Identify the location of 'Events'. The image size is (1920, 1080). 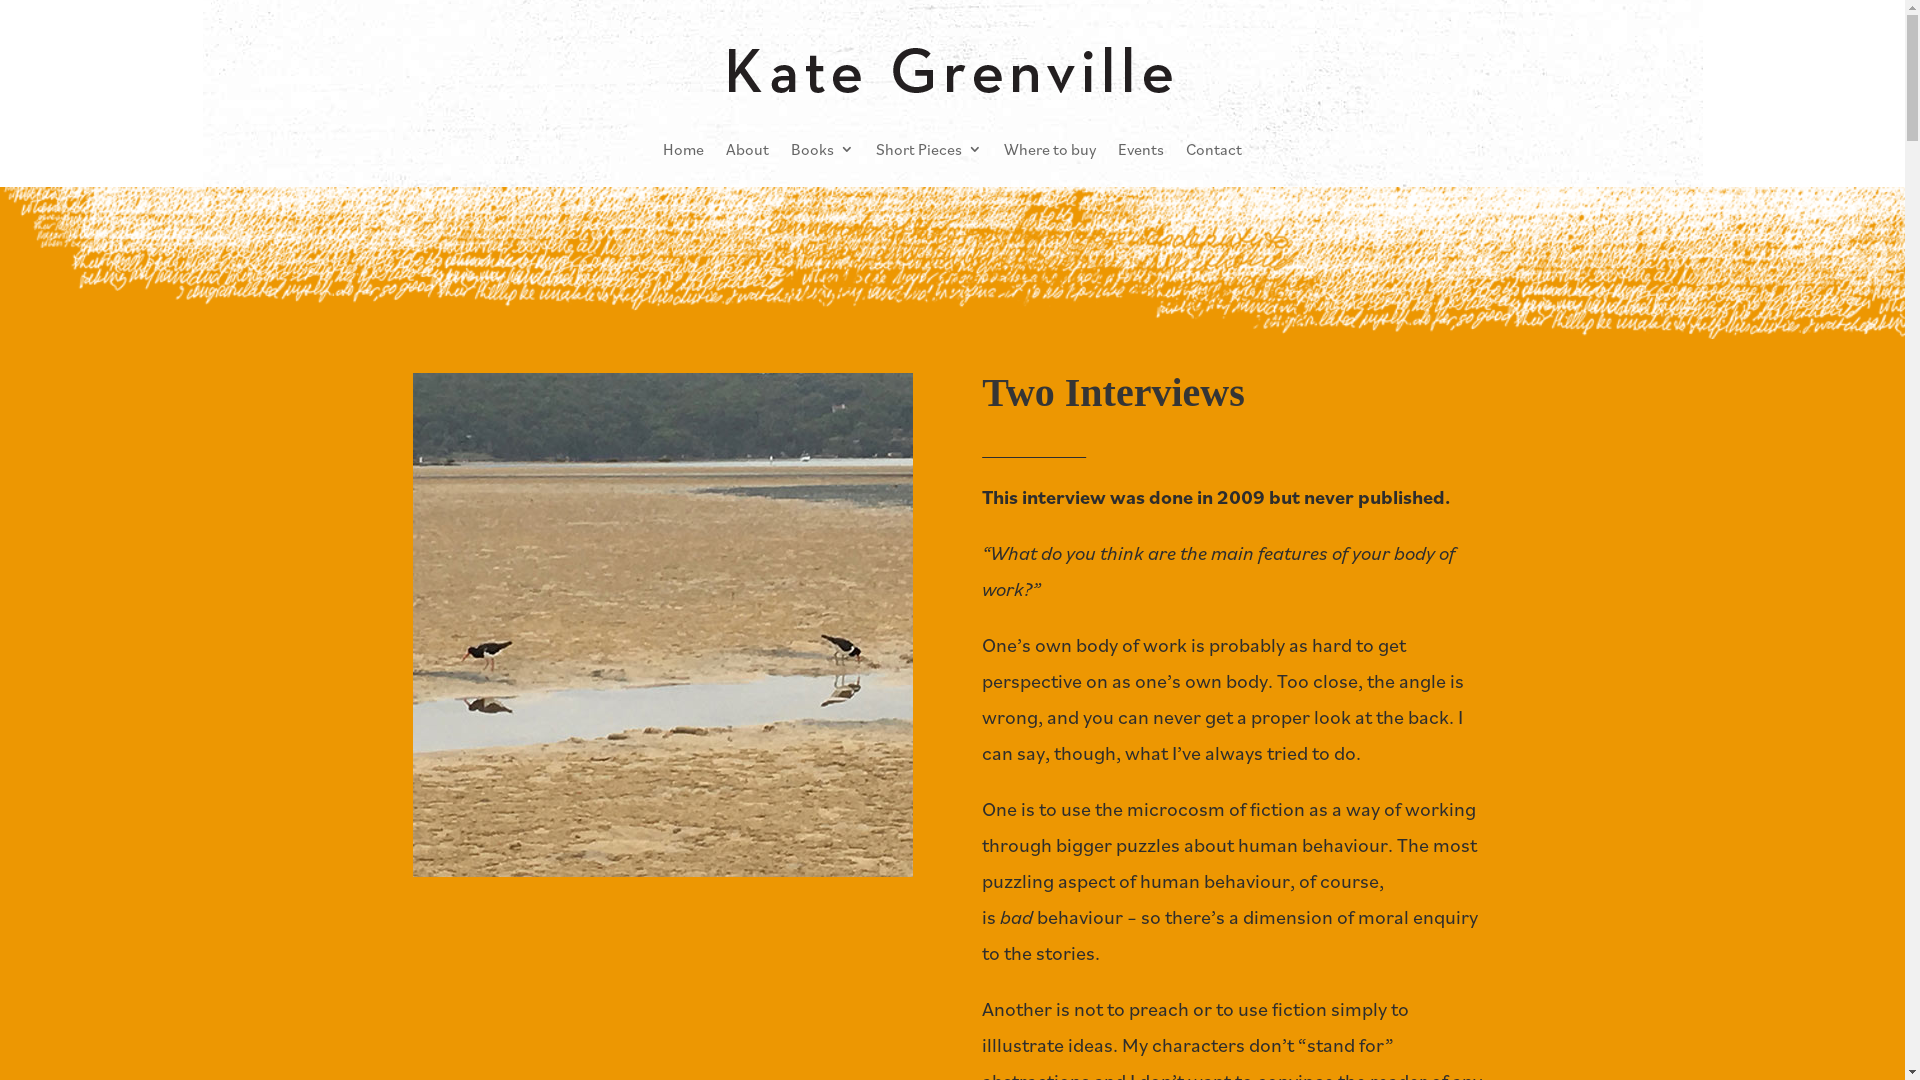
(1141, 148).